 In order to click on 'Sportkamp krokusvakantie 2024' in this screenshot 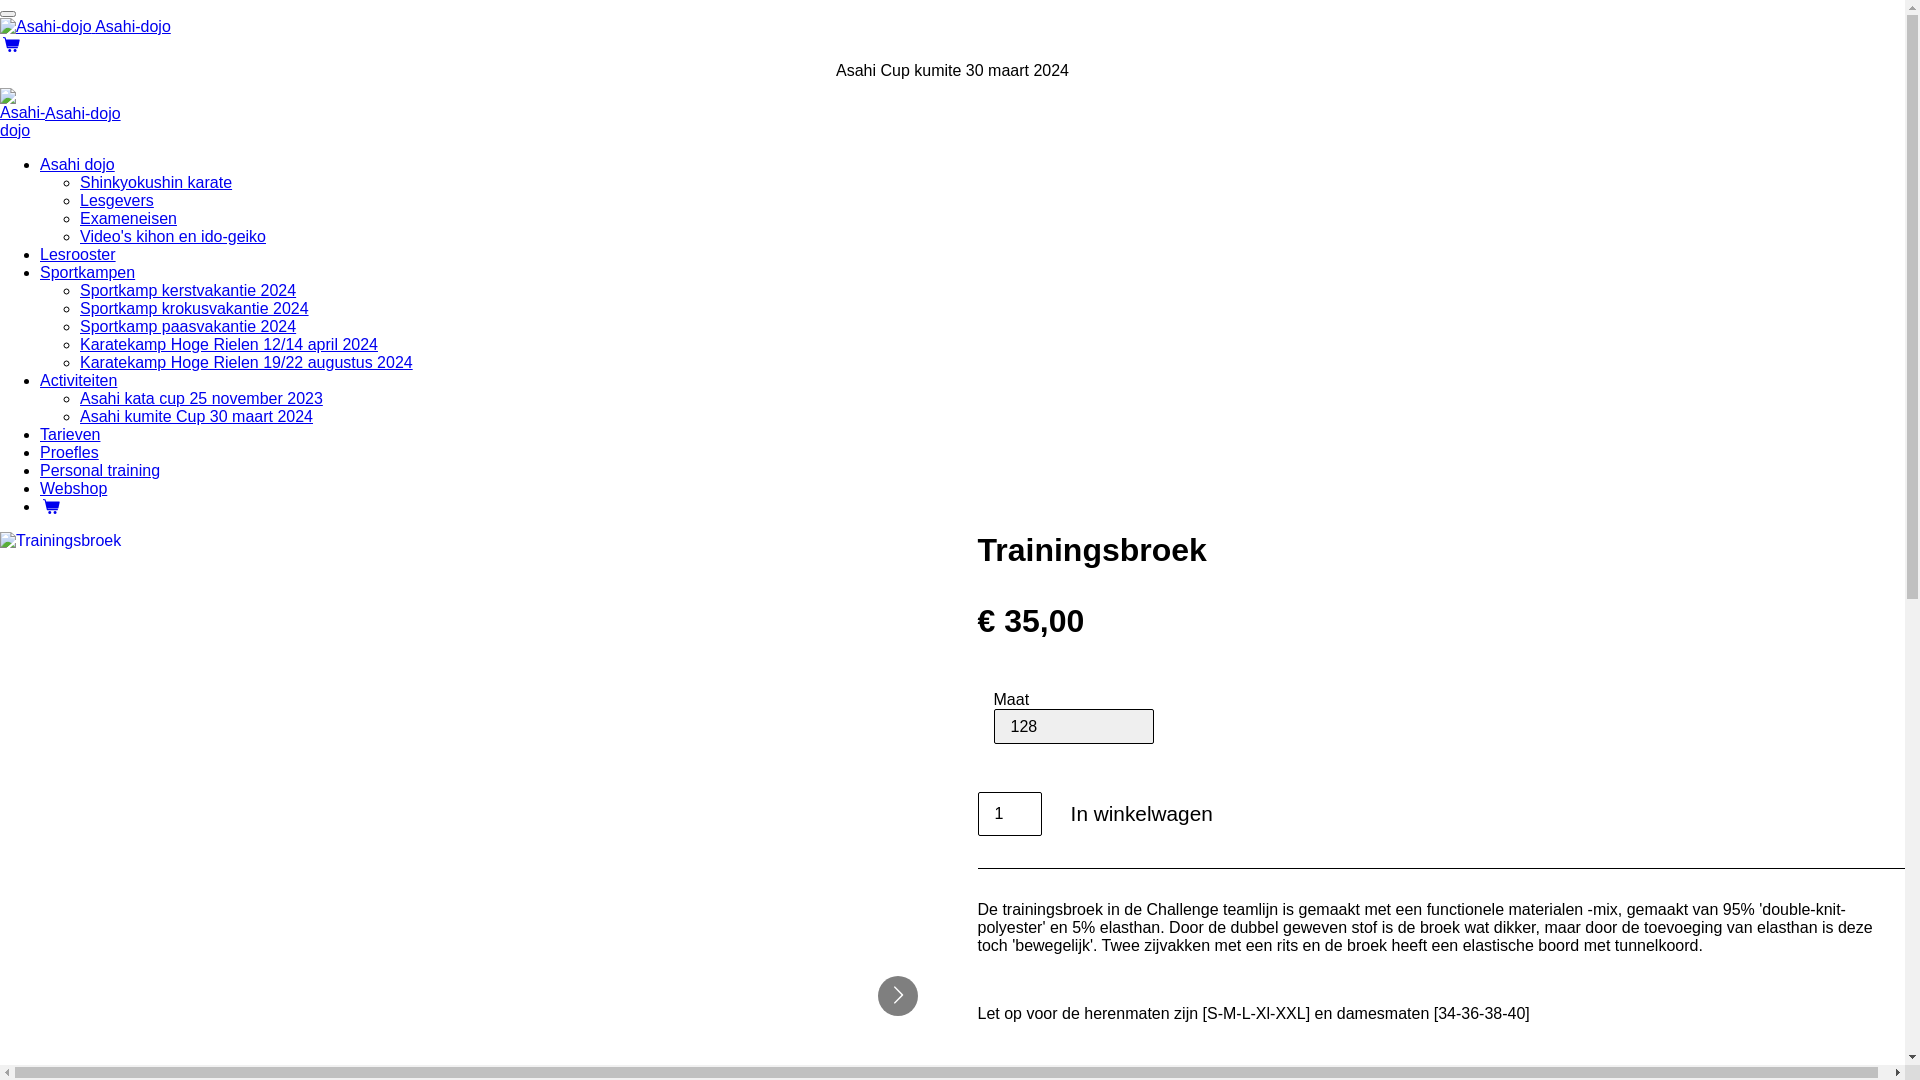, I will do `click(194, 308)`.